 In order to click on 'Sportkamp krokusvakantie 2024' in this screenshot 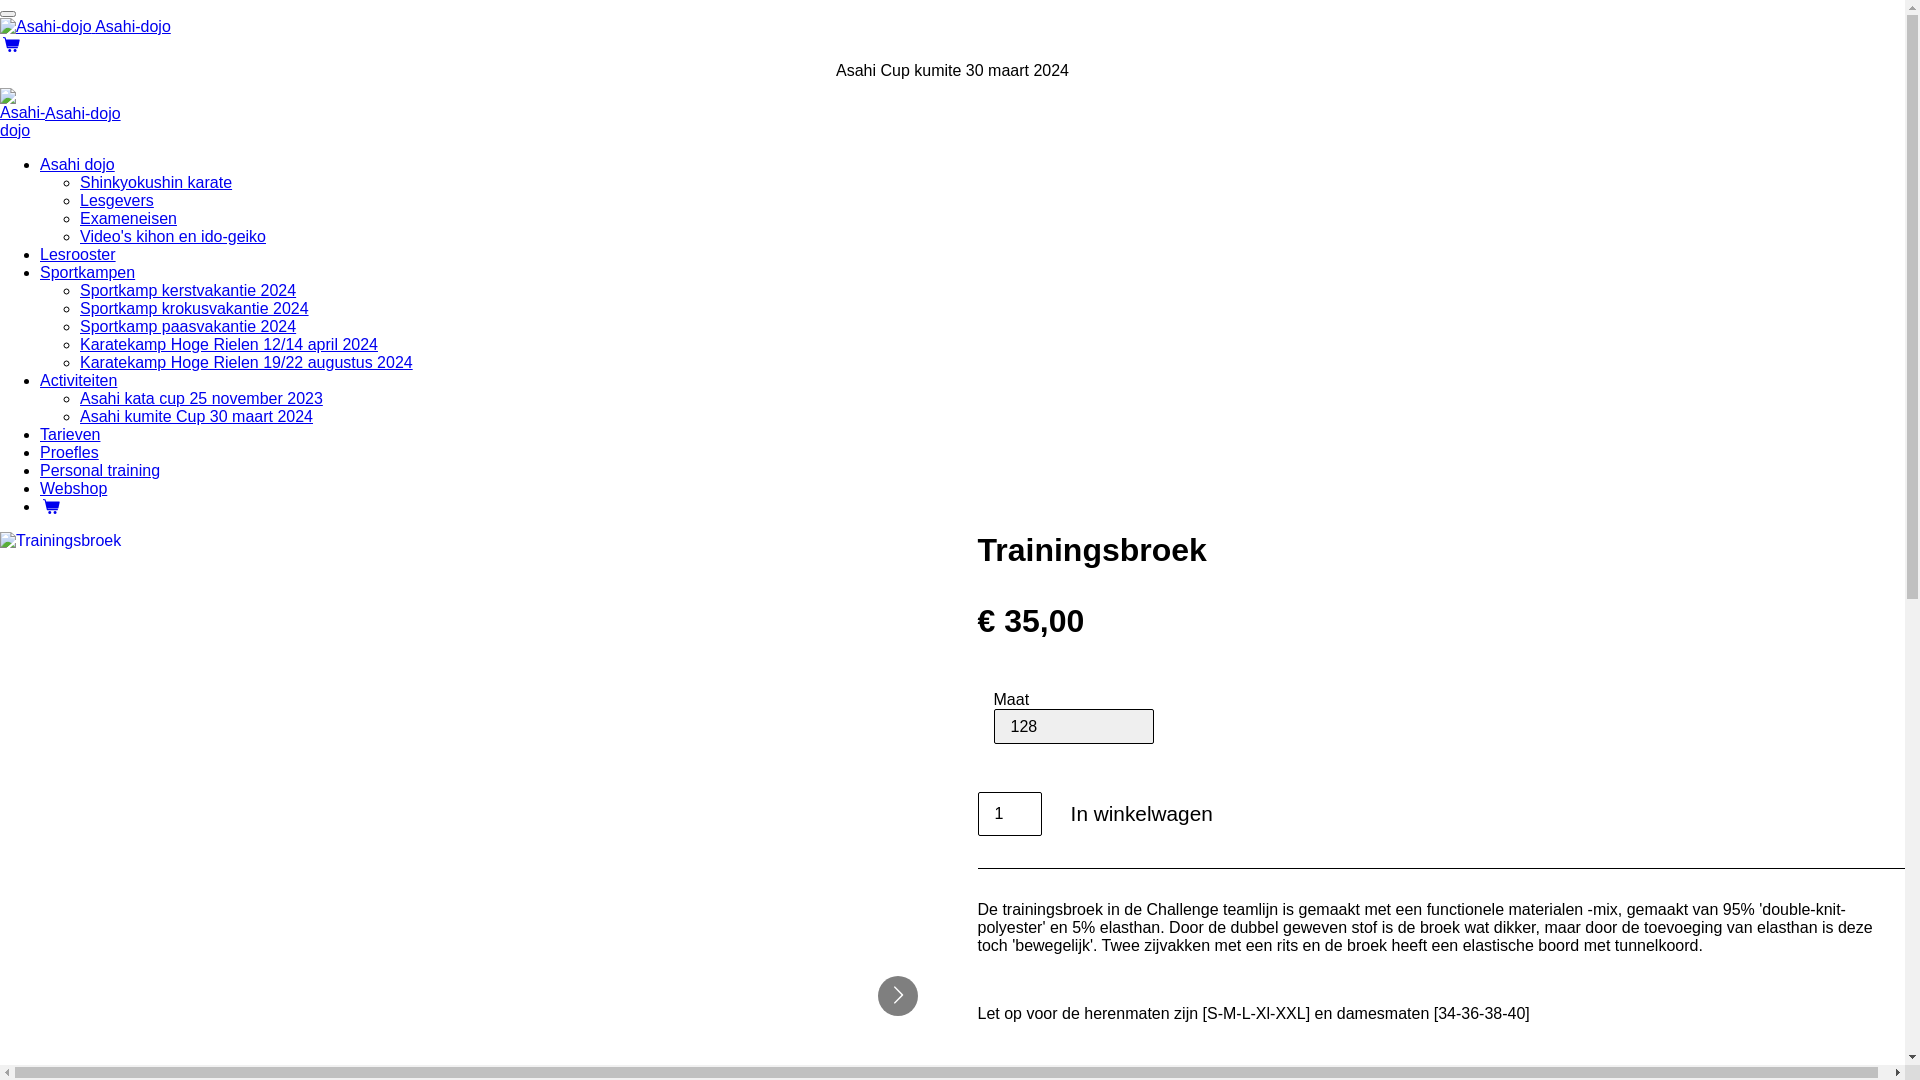, I will do `click(194, 308)`.